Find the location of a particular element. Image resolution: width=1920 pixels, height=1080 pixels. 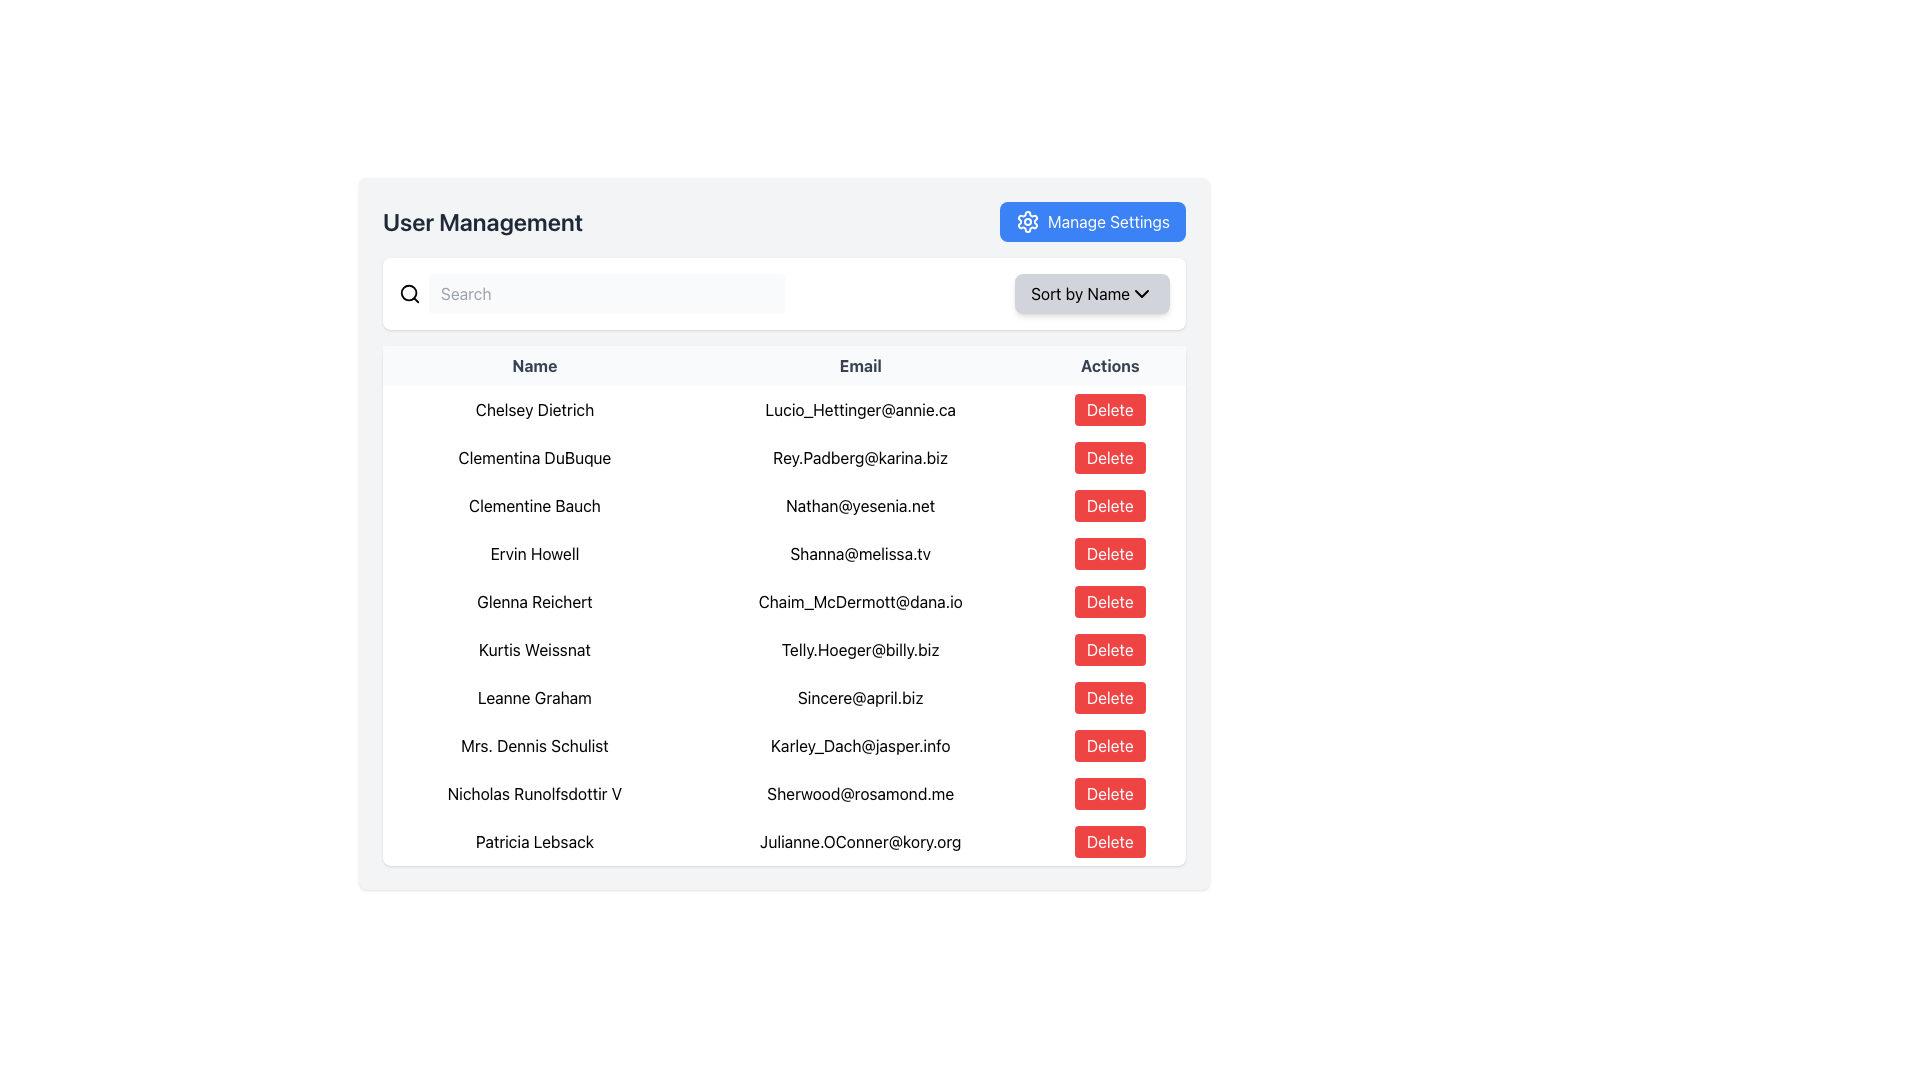

the red rectangular 'Delete' button associated with the email 'Chaim_McDermott@dana.io' and the name 'Glenna Reichert' is located at coordinates (1109, 600).